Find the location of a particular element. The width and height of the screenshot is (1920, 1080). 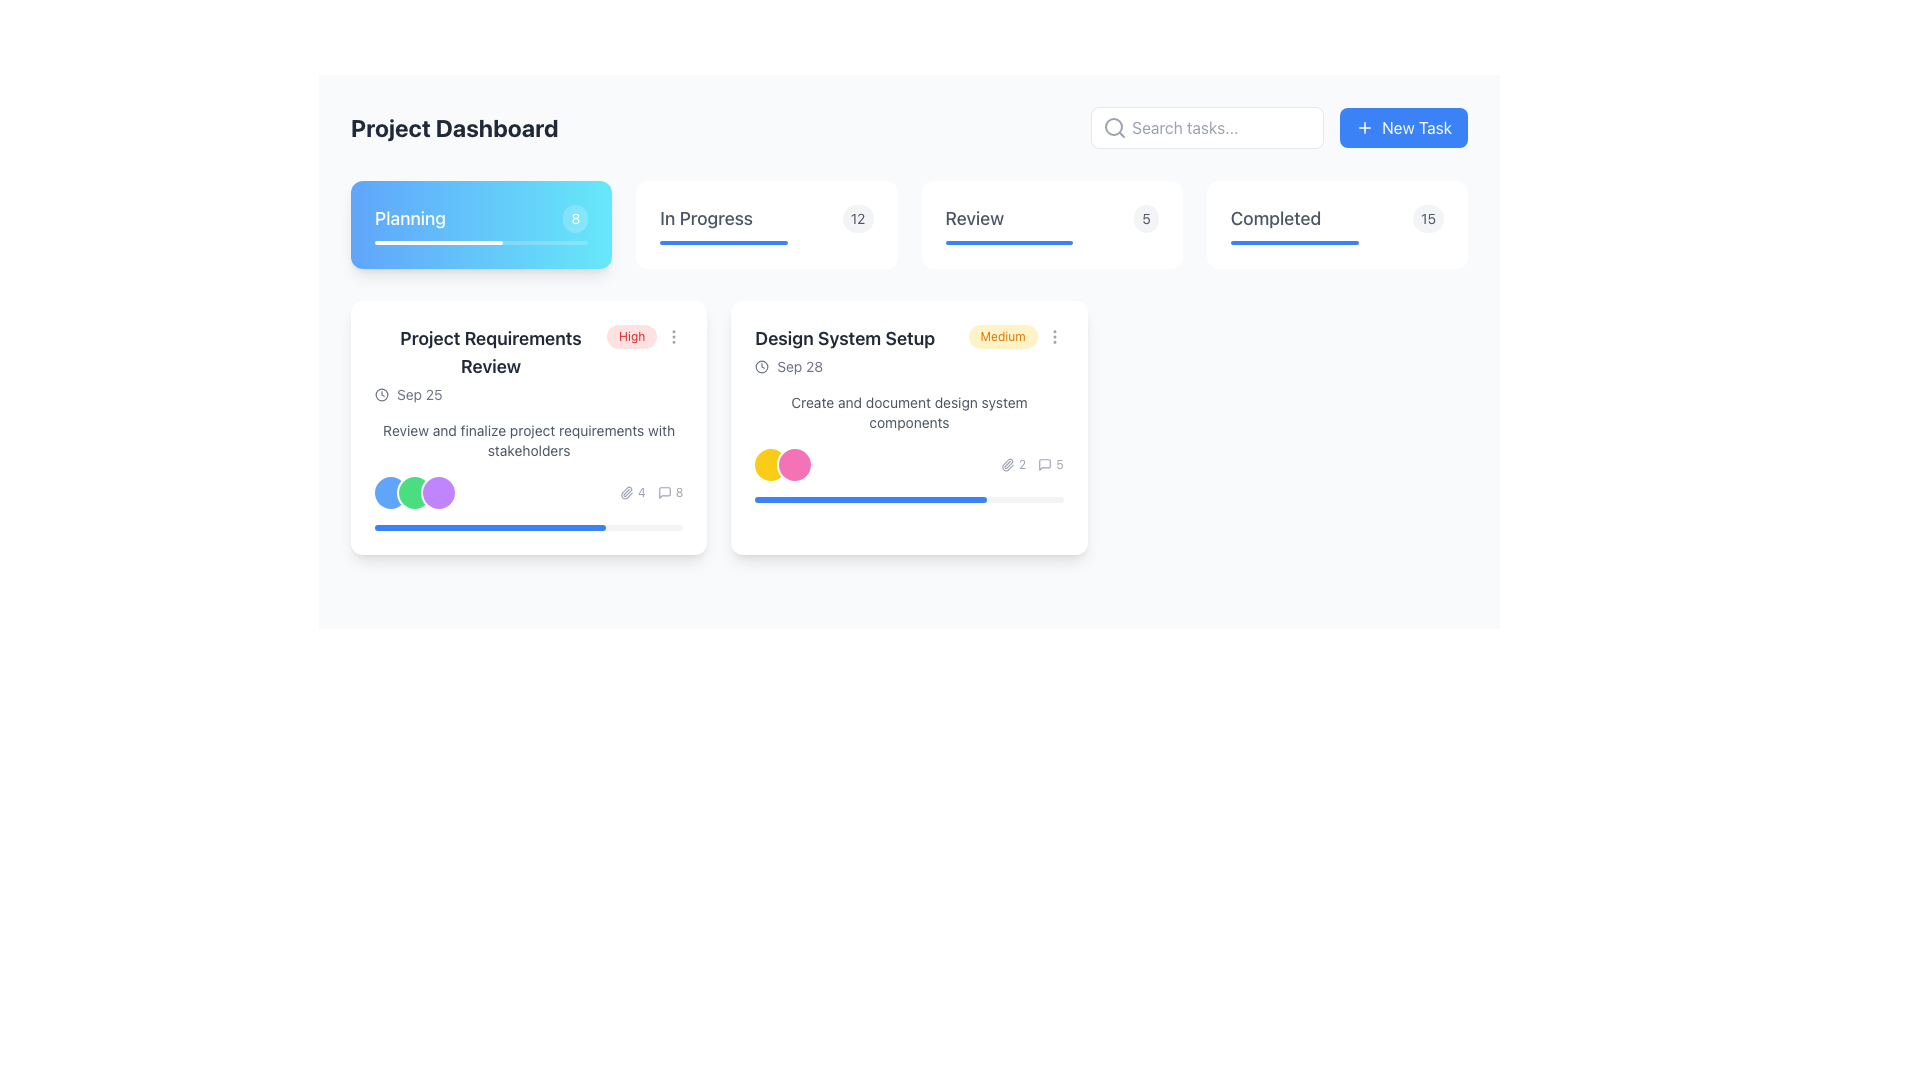

Avatar or profile icon located in the lower portion of the 'Project Requirements Review' card, positioned between the blue icon labeled 'Sarah' and the purple icon labeled 'Anna' is located at coordinates (413, 493).